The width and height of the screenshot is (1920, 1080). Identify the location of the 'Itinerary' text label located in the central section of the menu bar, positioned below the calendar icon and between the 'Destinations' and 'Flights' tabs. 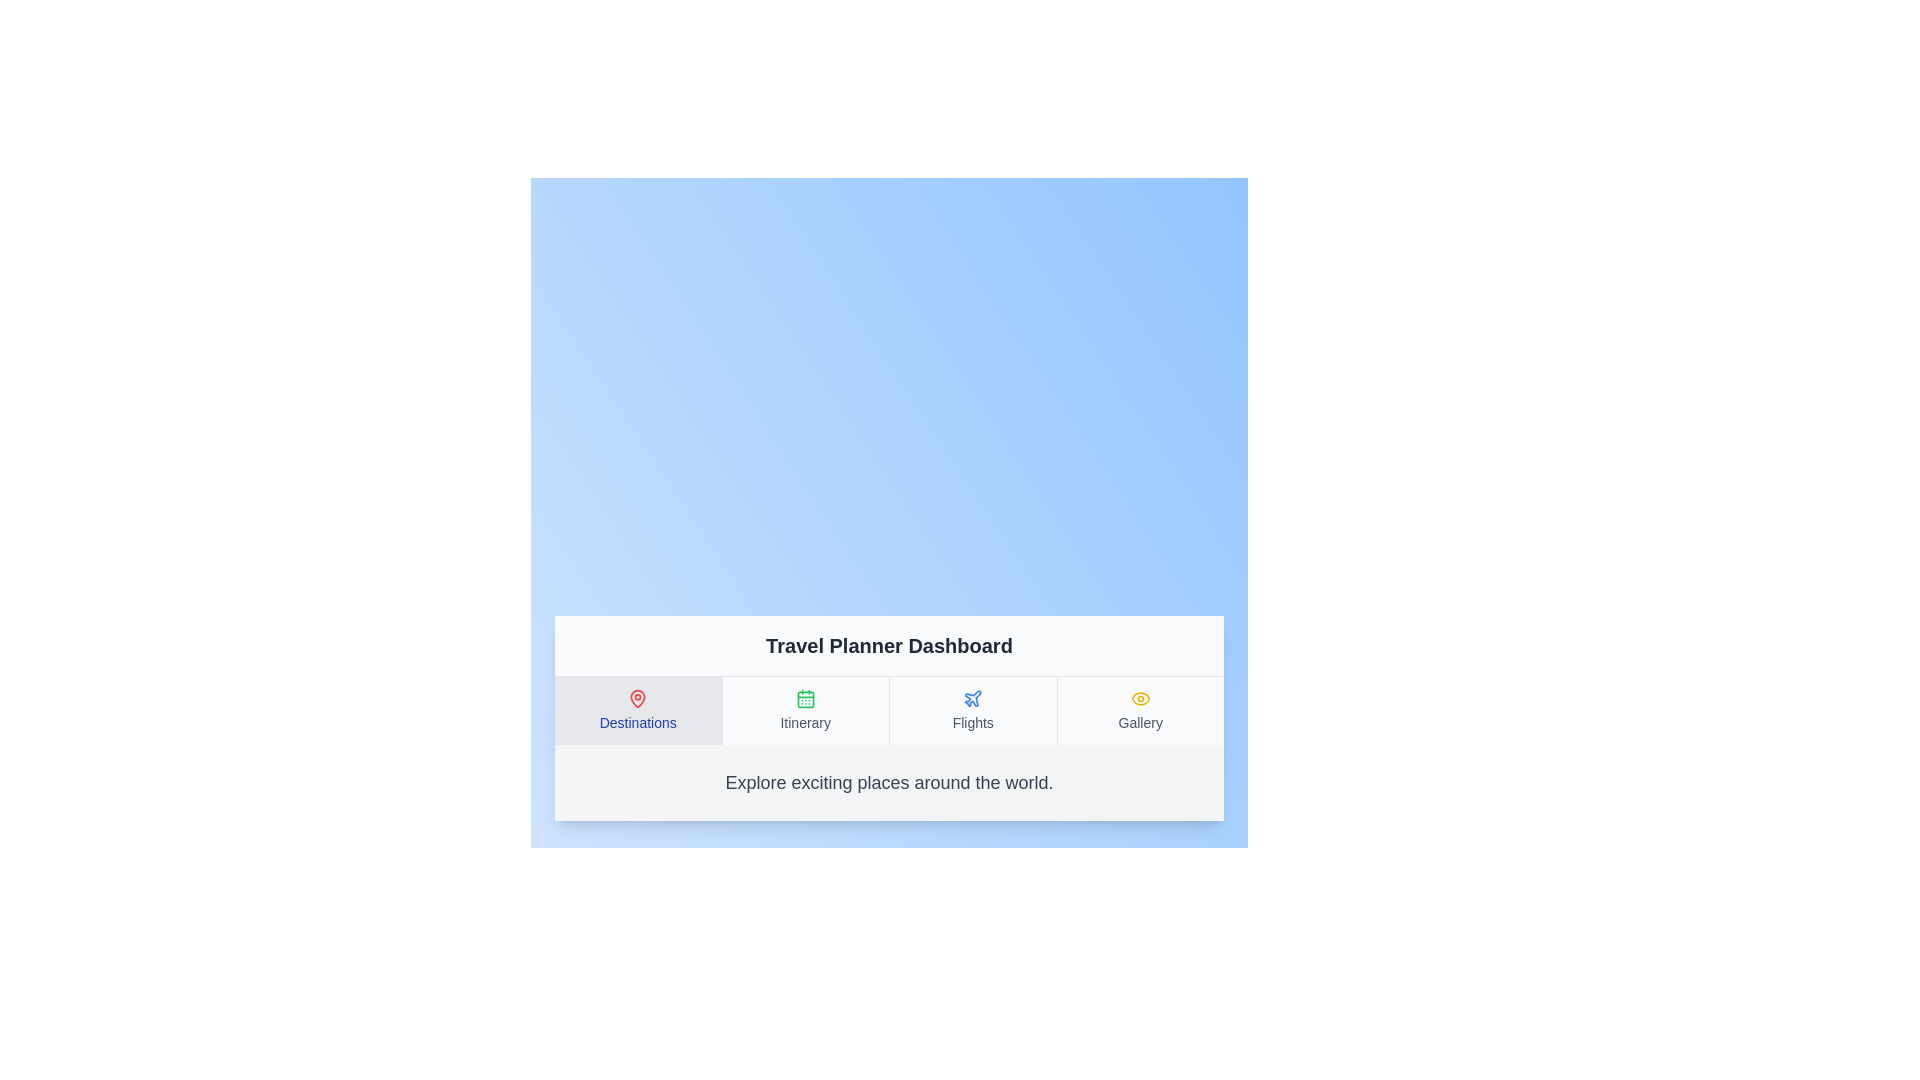
(805, 722).